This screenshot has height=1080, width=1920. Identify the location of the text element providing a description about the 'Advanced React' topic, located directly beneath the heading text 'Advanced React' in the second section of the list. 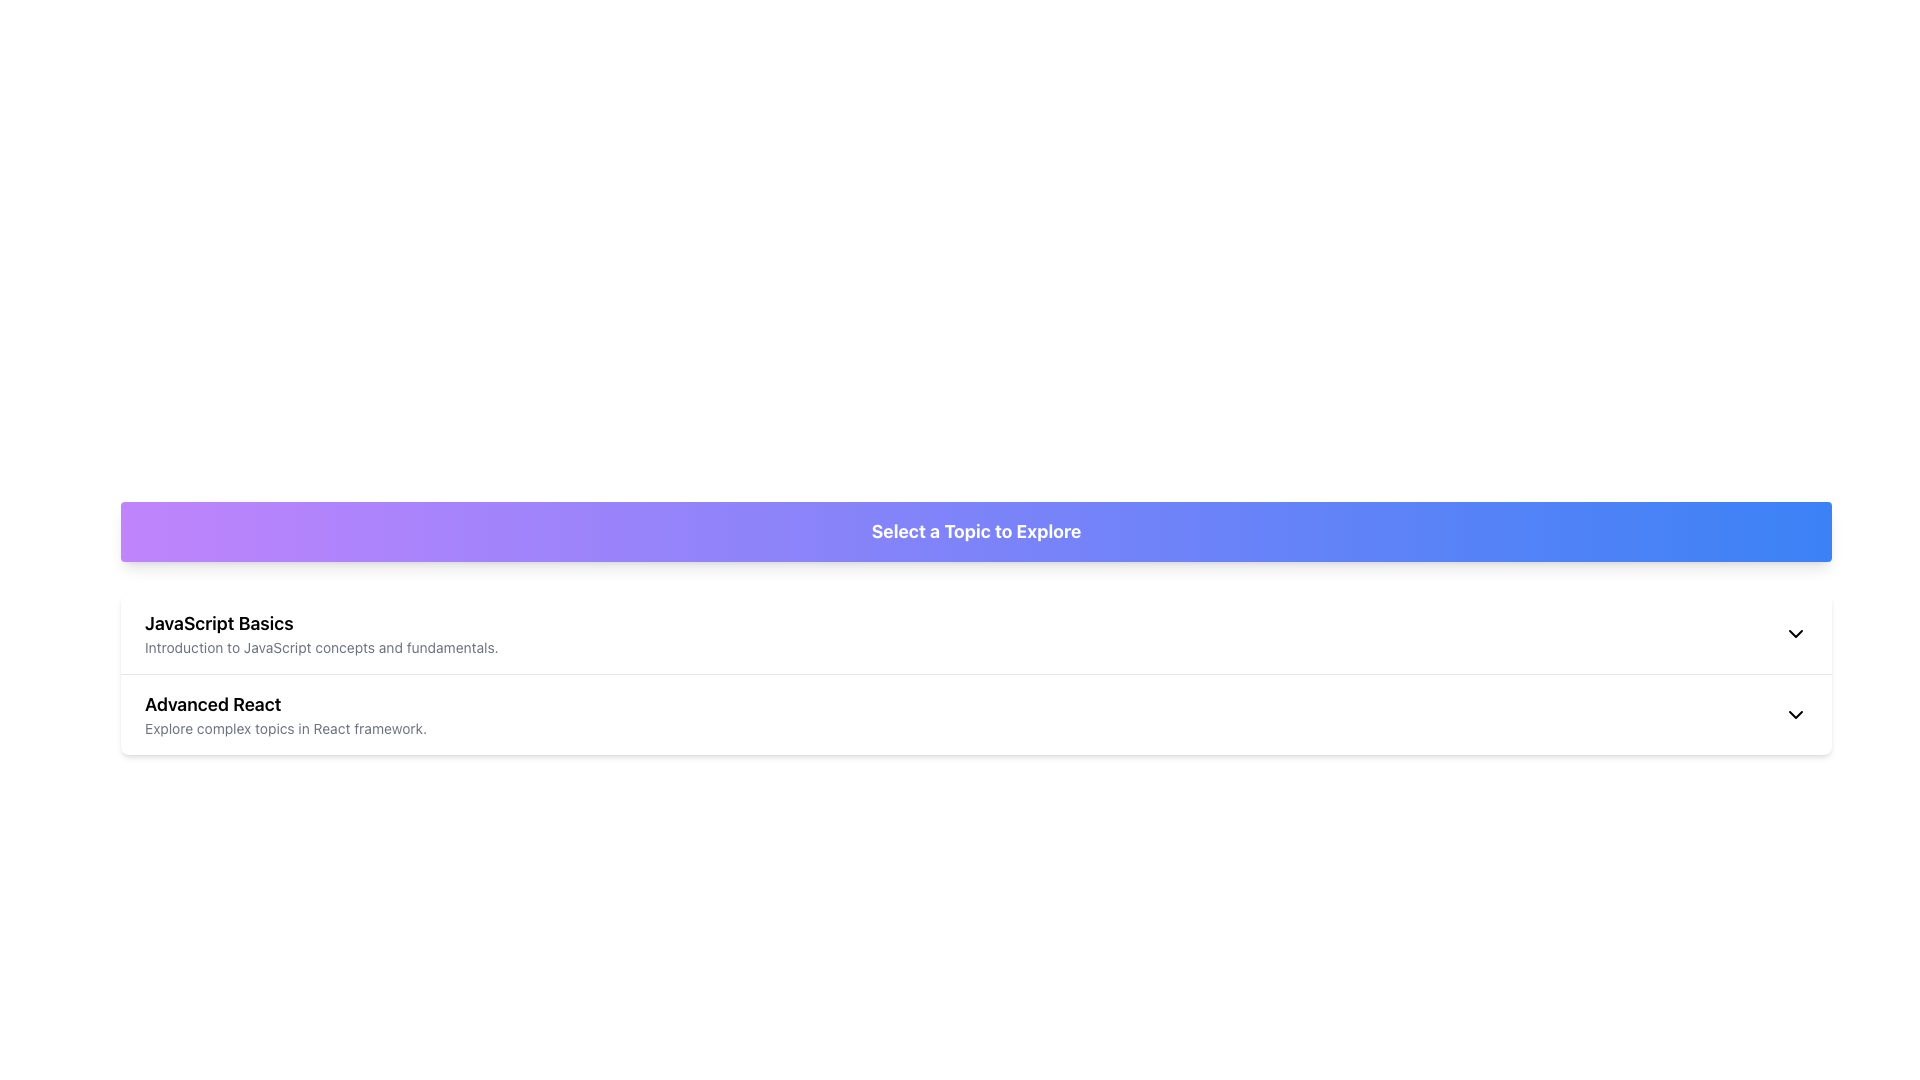
(285, 729).